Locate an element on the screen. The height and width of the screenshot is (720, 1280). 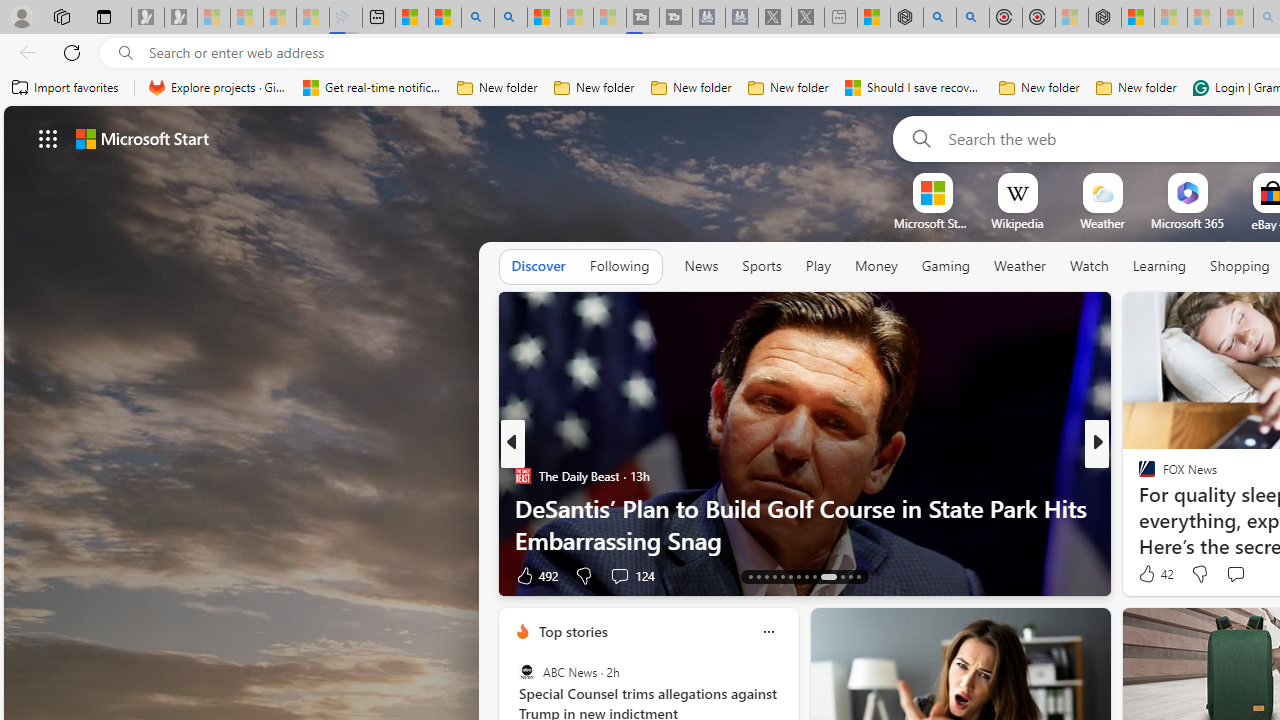
'Play' is located at coordinates (818, 266).